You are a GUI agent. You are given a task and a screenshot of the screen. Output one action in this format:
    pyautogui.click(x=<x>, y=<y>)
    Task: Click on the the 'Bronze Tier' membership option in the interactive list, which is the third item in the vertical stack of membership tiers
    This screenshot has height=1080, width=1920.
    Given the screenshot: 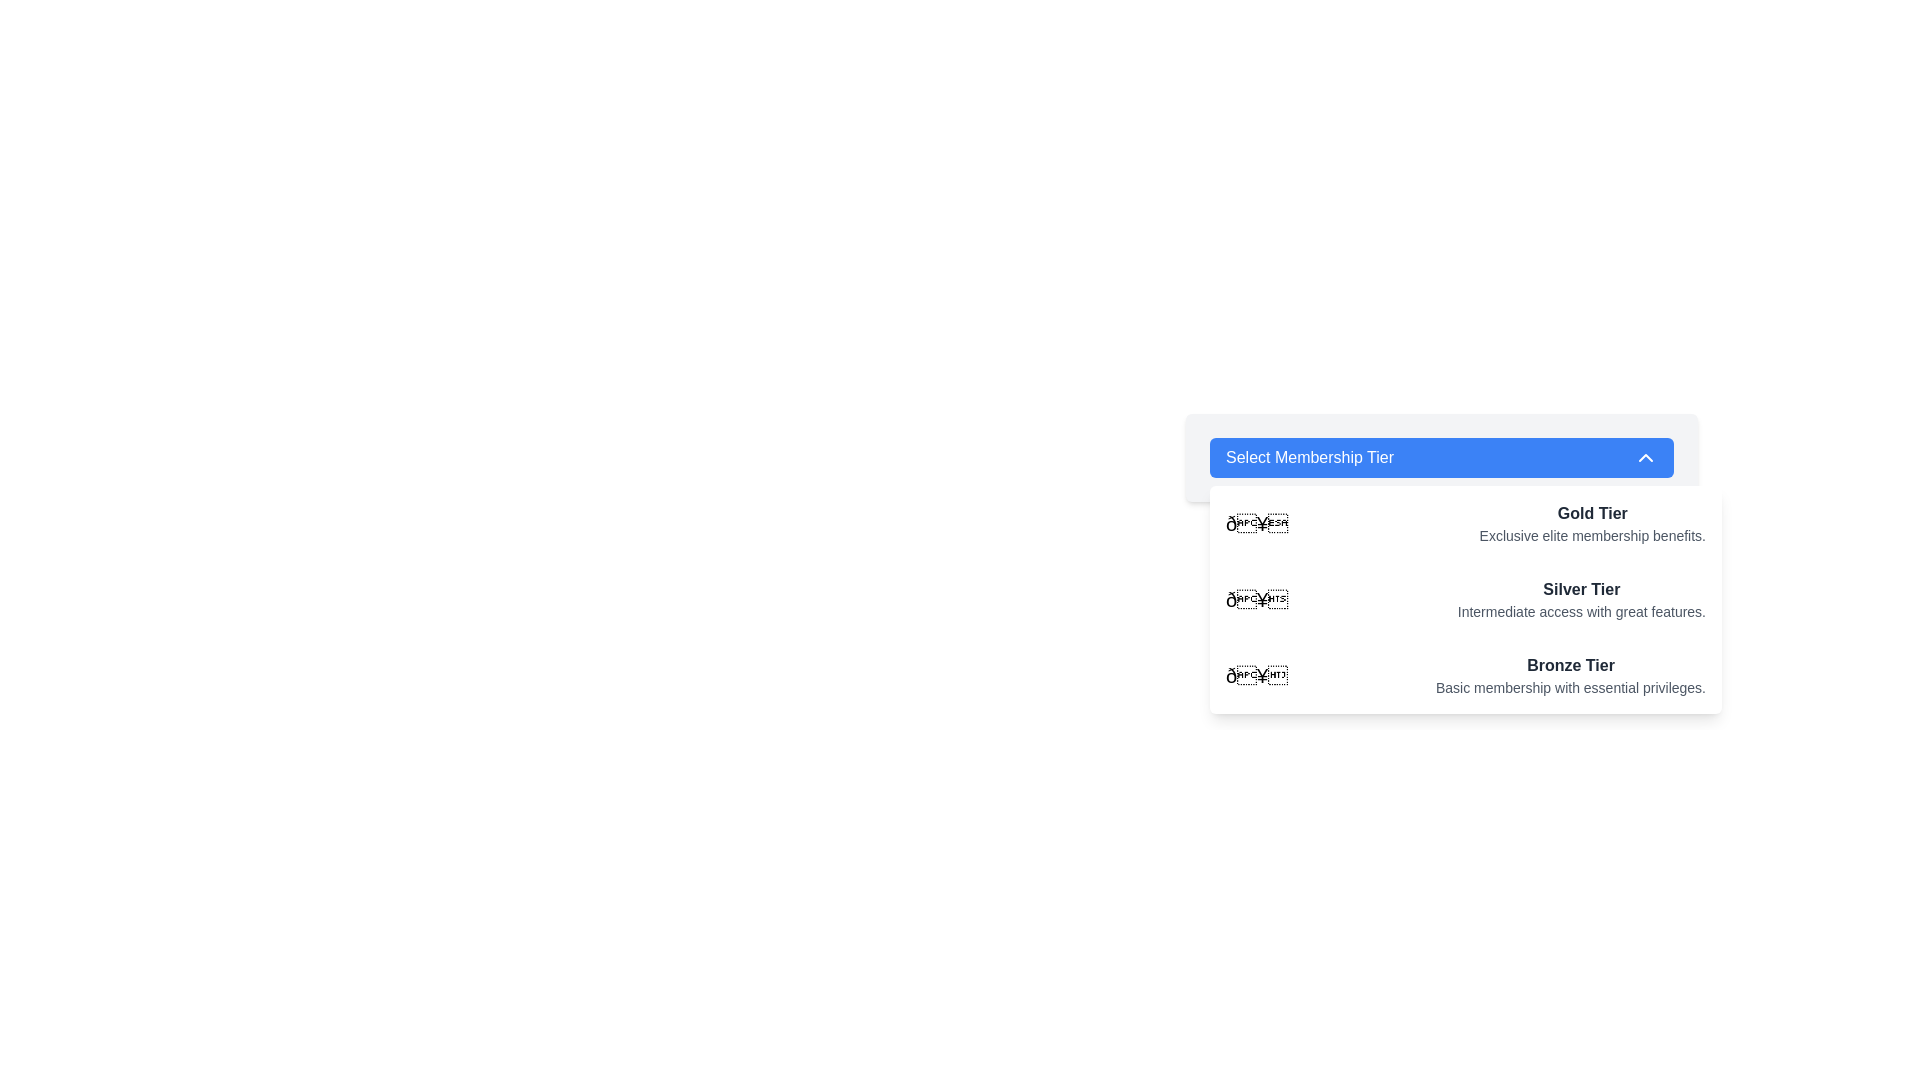 What is the action you would take?
    pyautogui.click(x=1465, y=675)
    